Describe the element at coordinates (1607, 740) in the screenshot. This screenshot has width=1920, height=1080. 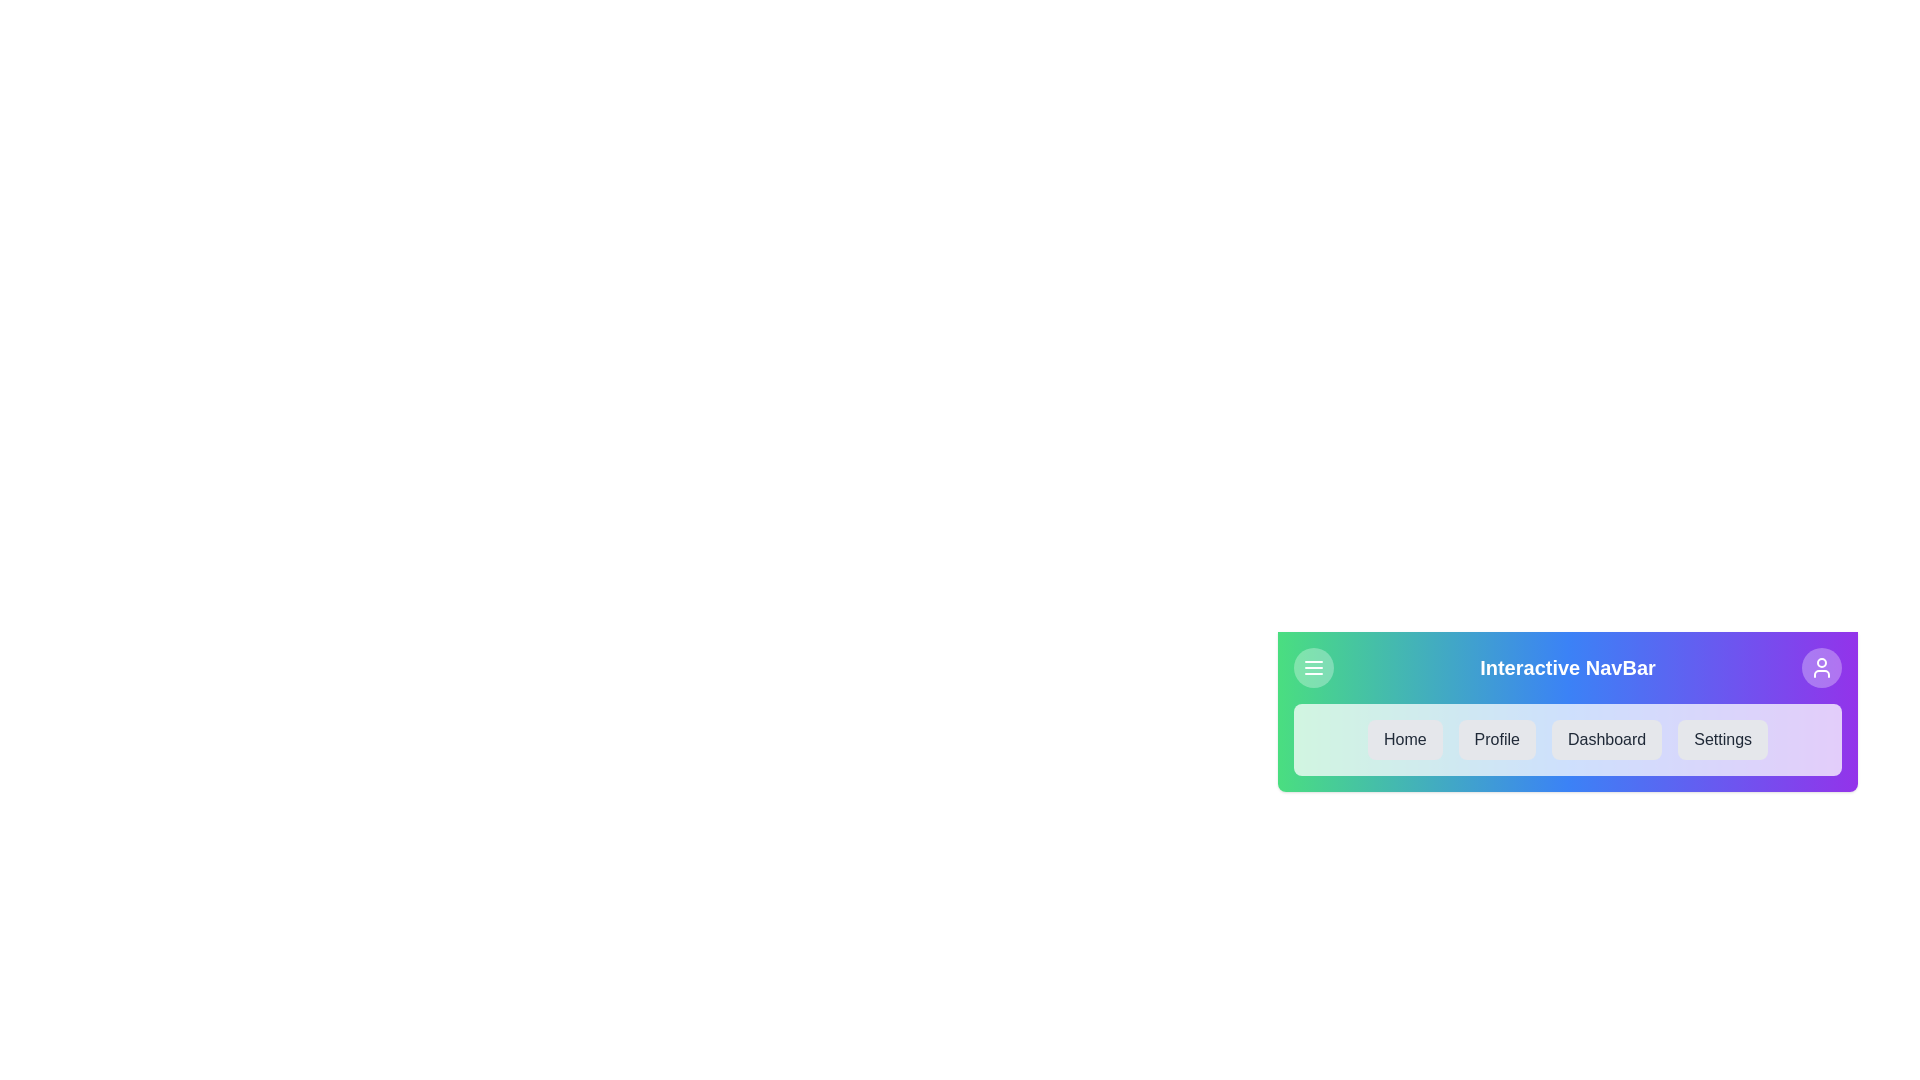
I see `the navigation link labeled Dashboard` at that location.